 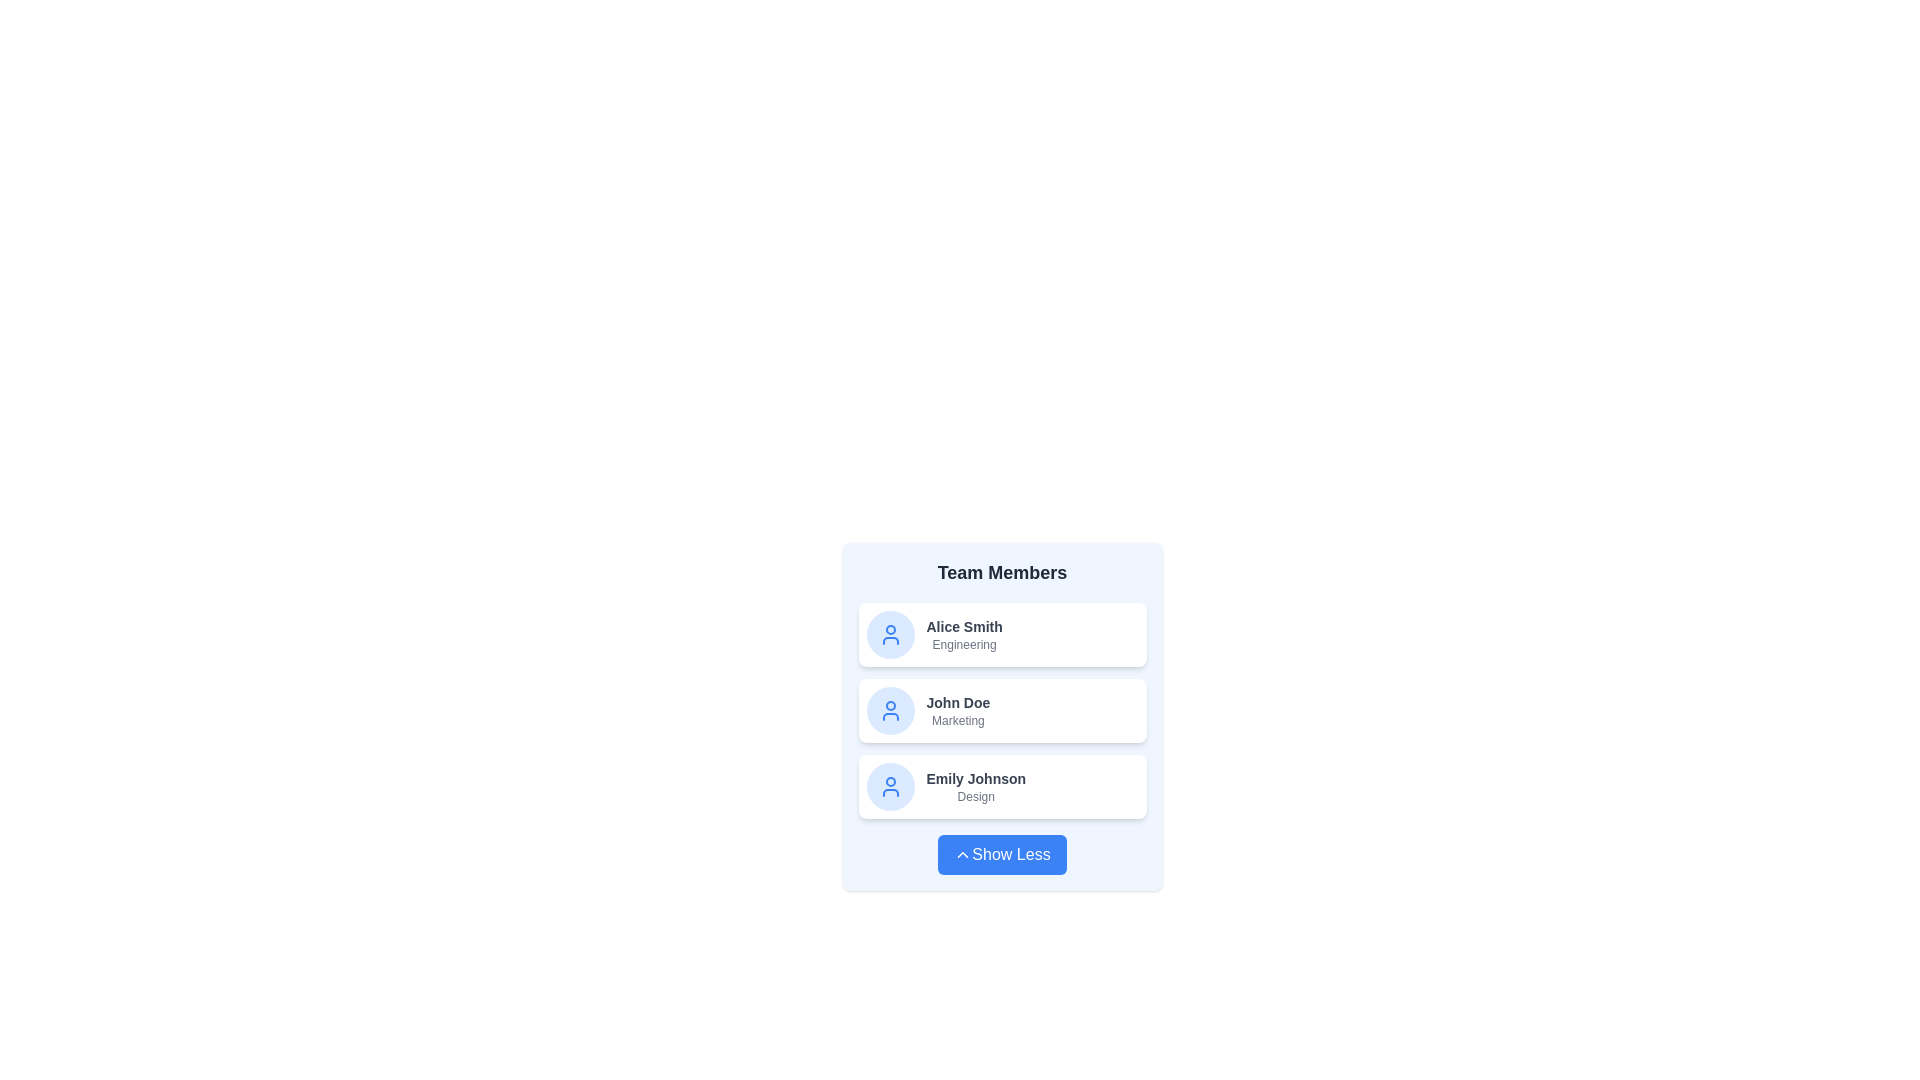 I want to click on the user profile icon representing 'John Doe' in the 'Team Members' section, located to the left of the text 'John Doe' and 'Marketing.', so click(x=889, y=709).